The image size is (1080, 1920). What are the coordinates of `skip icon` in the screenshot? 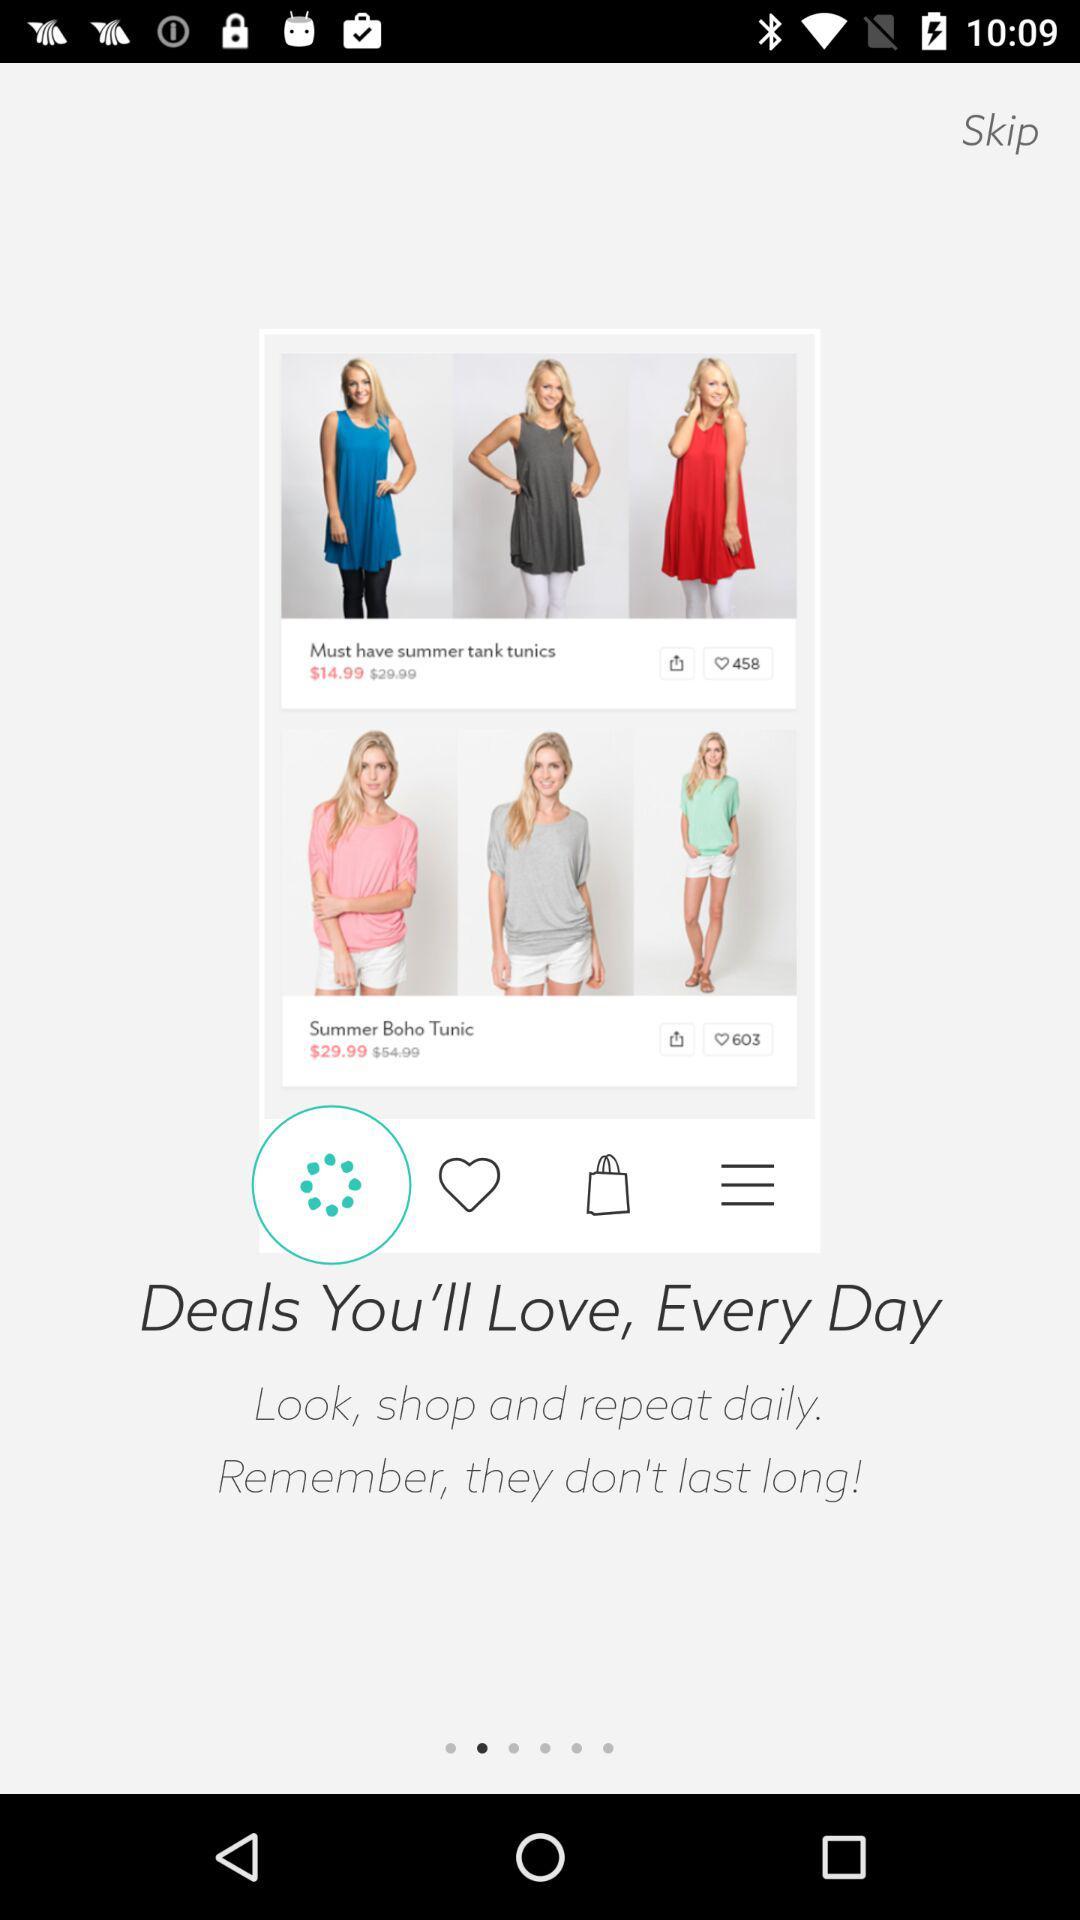 It's located at (1000, 129).